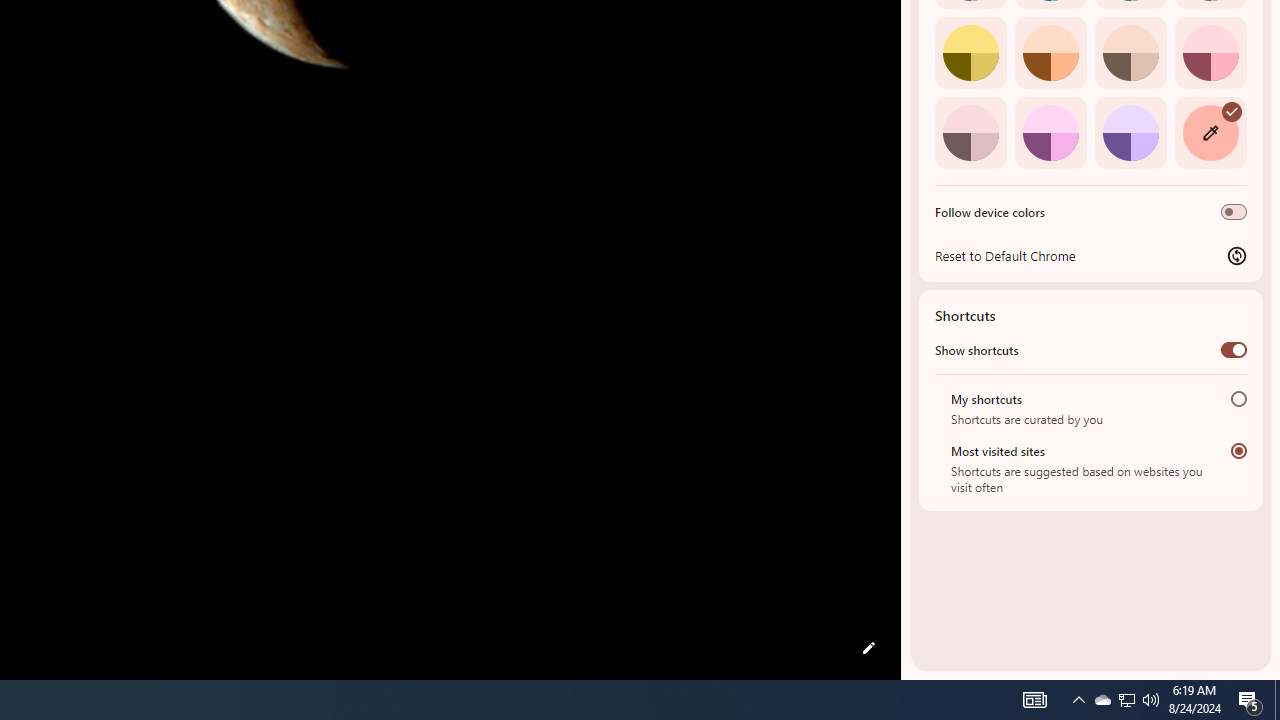  I want to click on 'Reset to Default Chrome', so click(1090, 254).